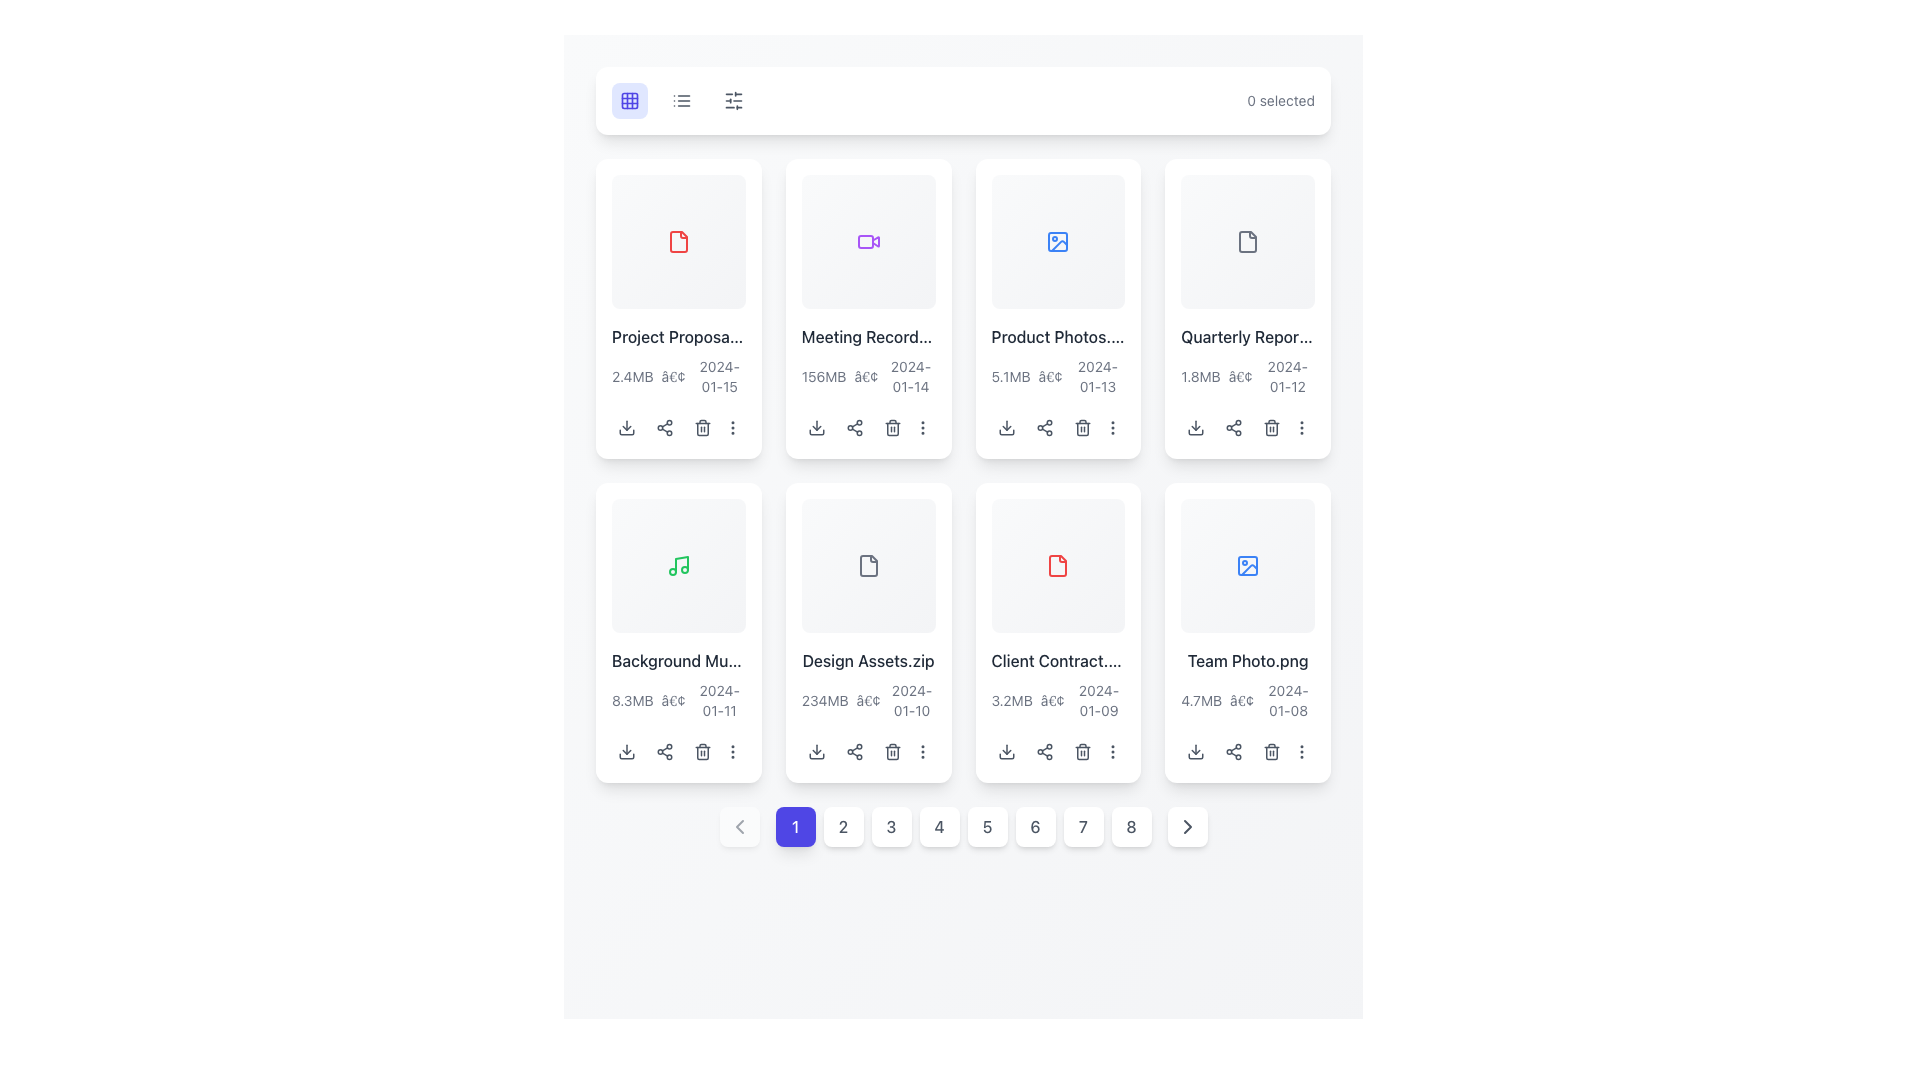 This screenshot has height=1080, width=1920. What do you see at coordinates (1035, 826) in the screenshot?
I see `the circular button displaying the number '6' with a white background` at bounding box center [1035, 826].